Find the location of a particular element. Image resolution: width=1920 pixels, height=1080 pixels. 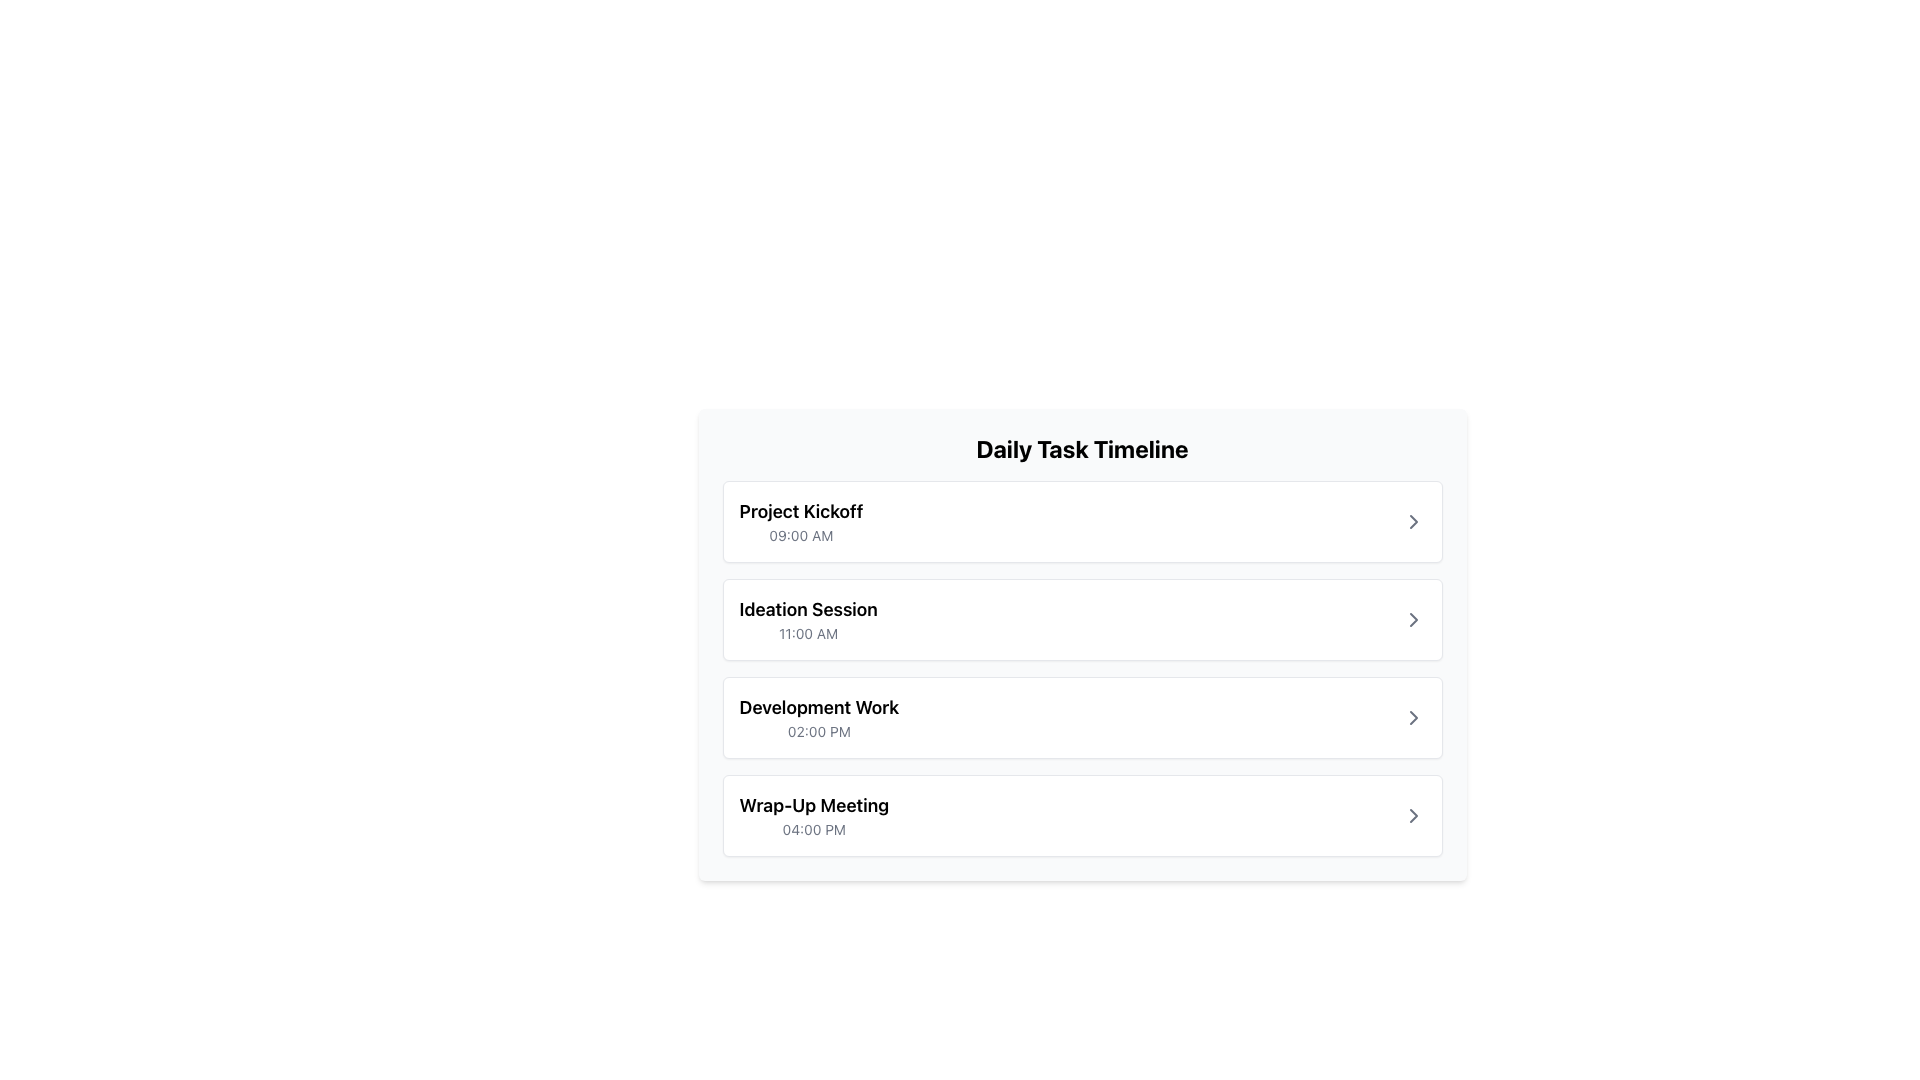

the event details displayed is located at coordinates (808, 619).